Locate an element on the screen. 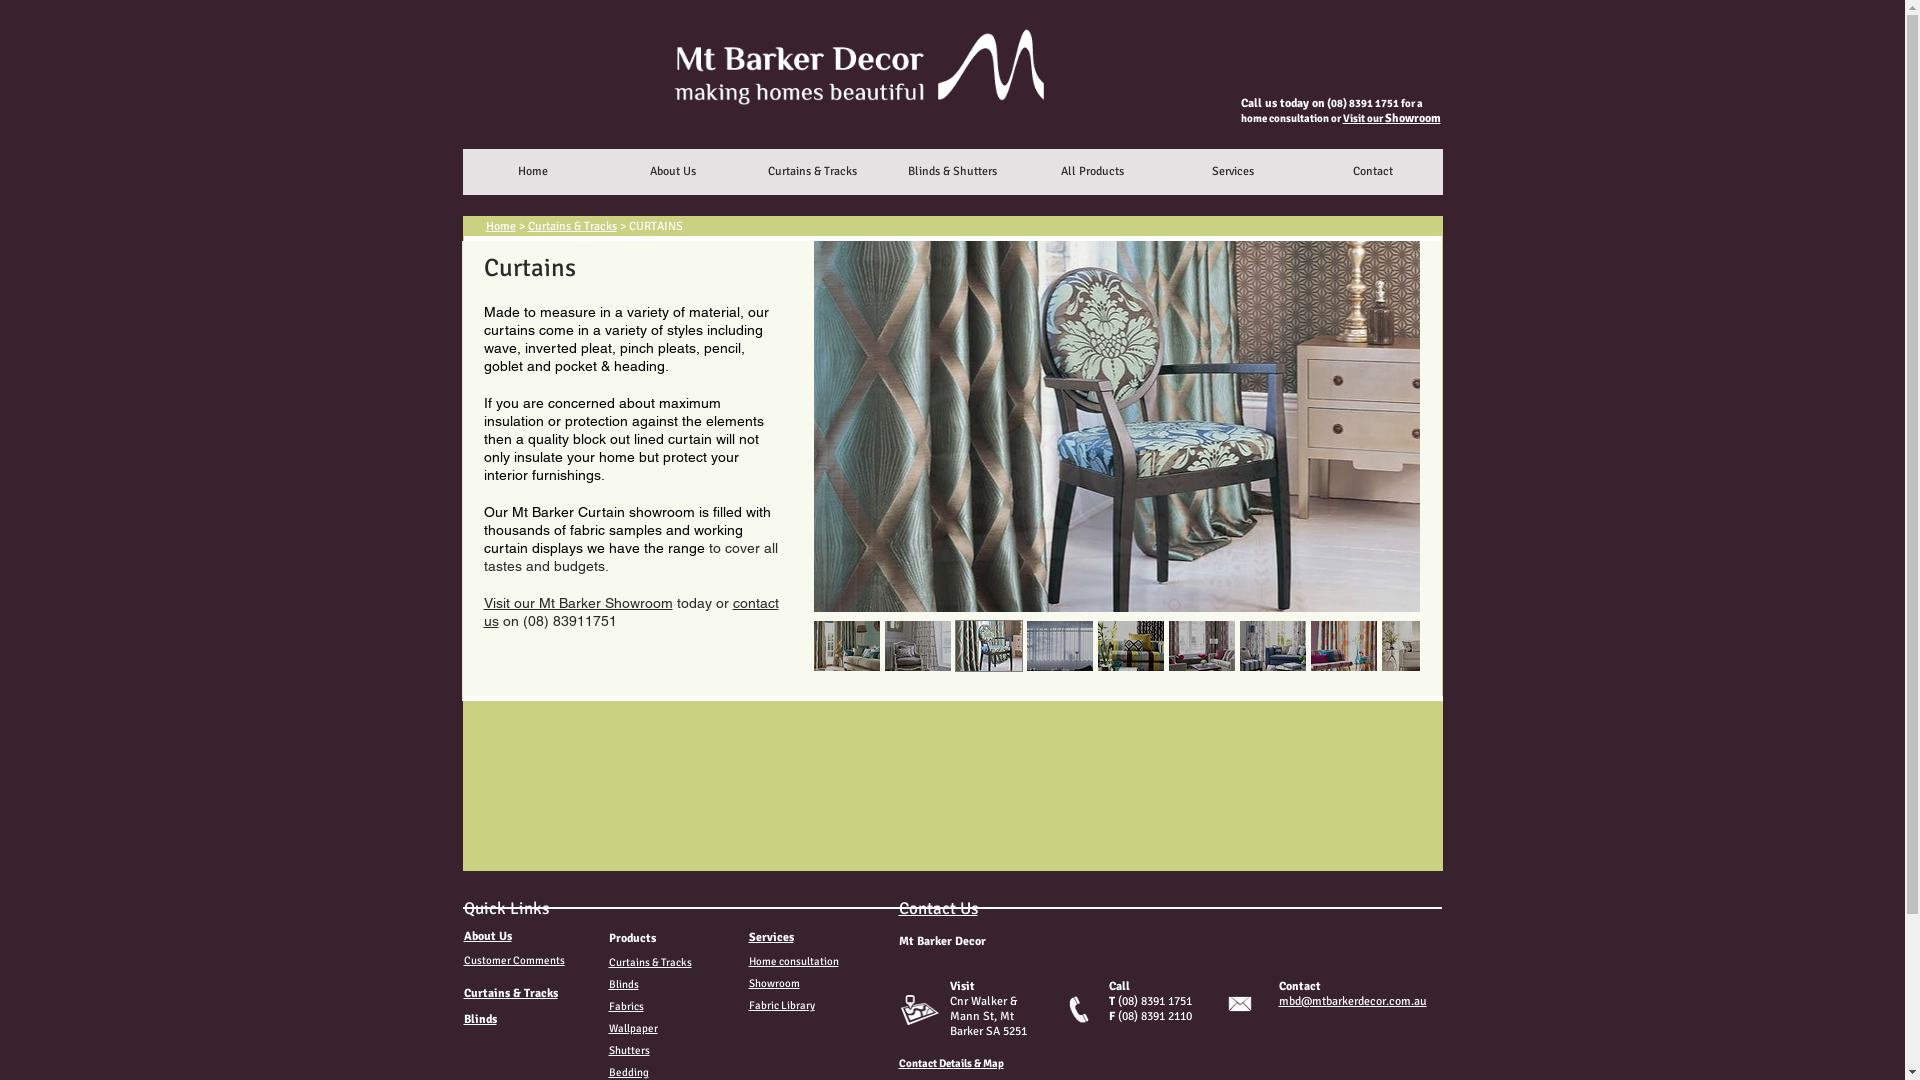 The image size is (1920, 1080). 'Fabrics' is located at coordinates (624, 1006).